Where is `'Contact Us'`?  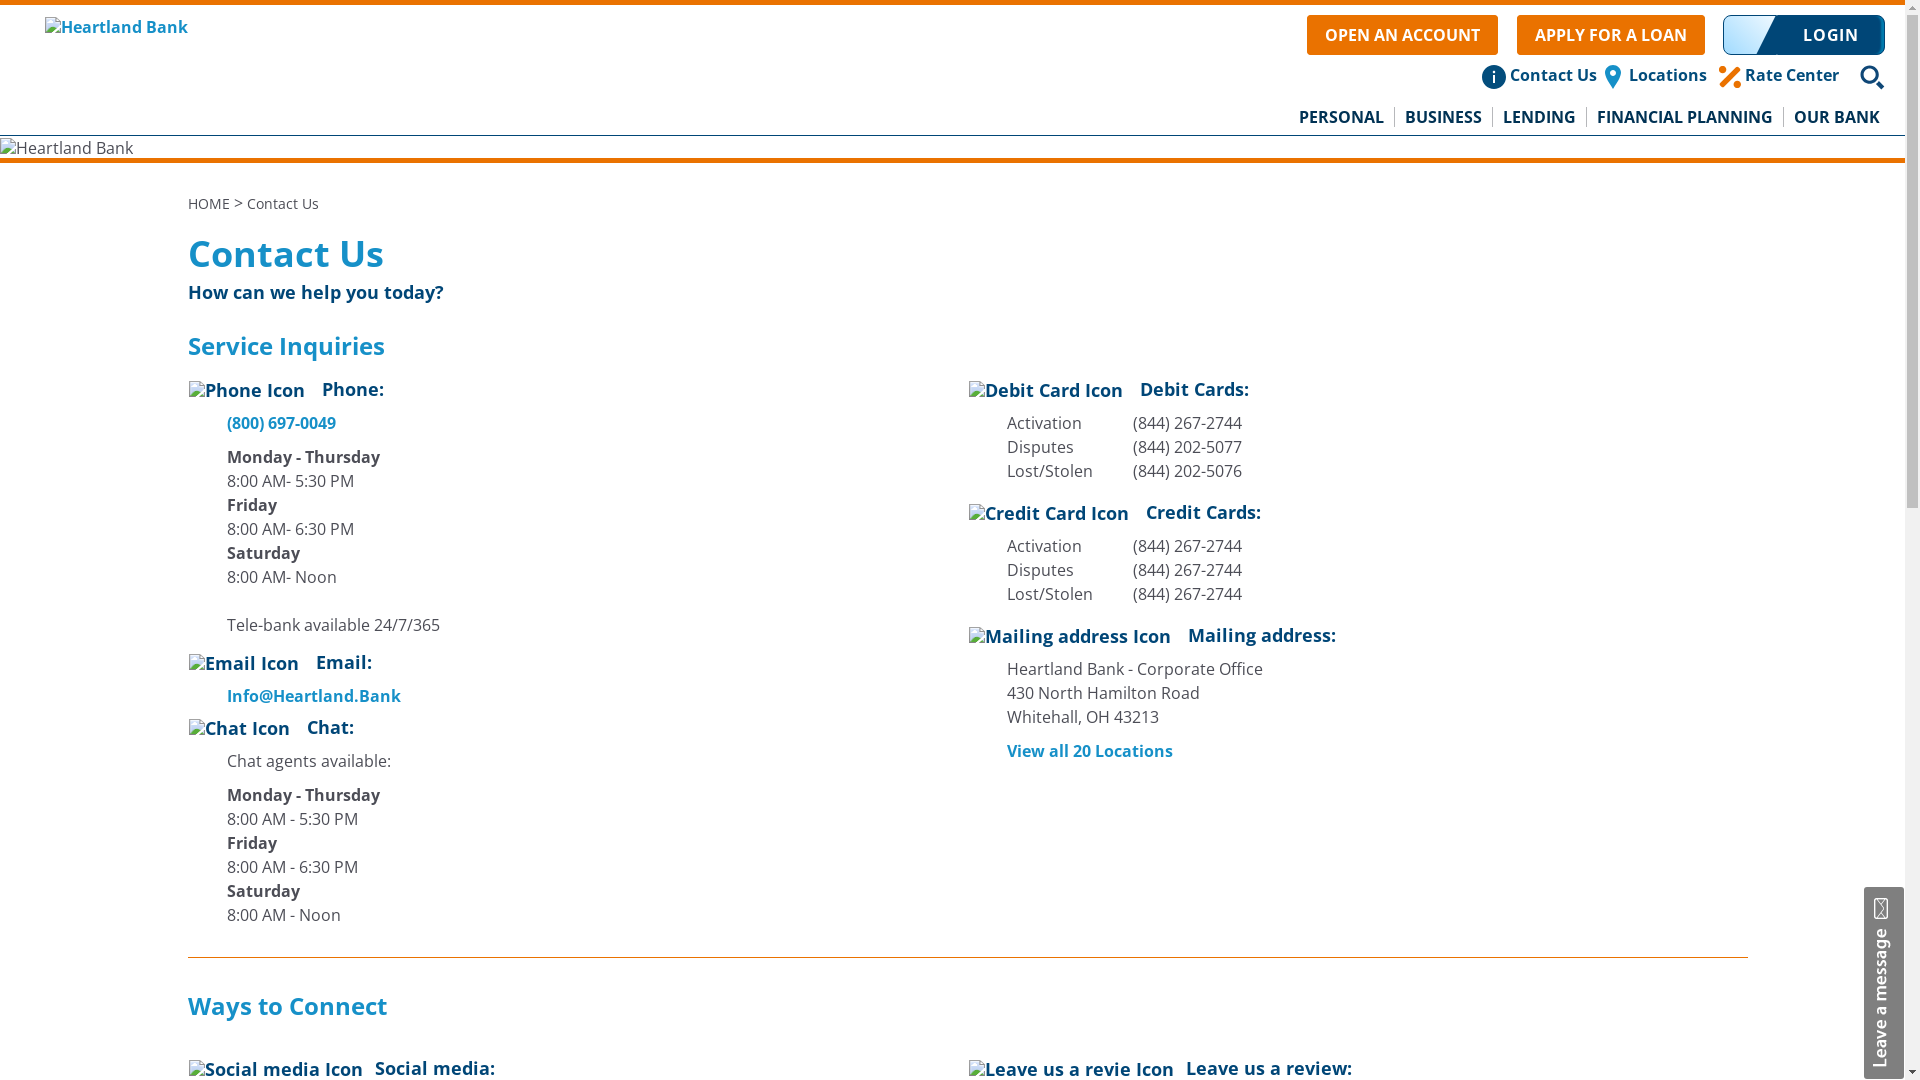
'Contact Us' is located at coordinates (281, 203).